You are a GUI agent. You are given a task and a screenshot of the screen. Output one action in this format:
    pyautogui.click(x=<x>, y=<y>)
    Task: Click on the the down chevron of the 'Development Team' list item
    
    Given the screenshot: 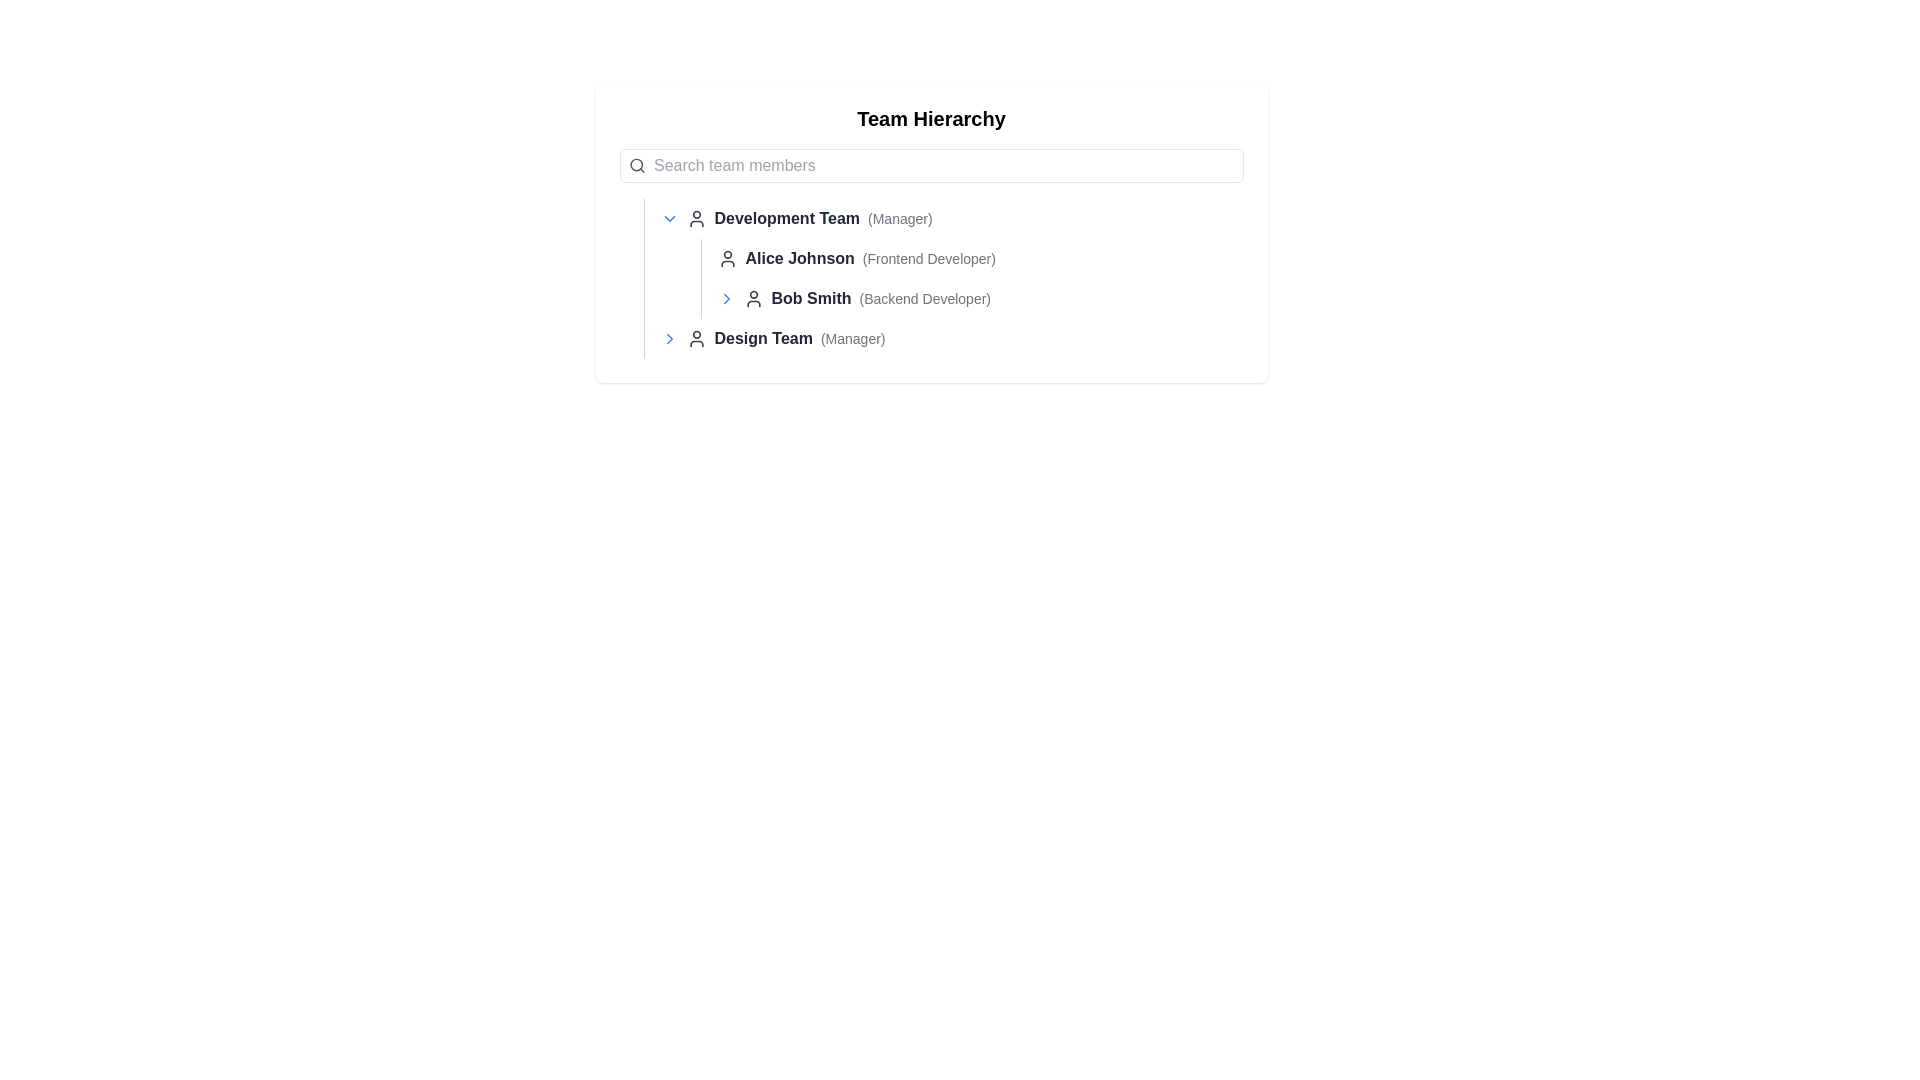 What is the action you would take?
    pyautogui.click(x=950, y=219)
    